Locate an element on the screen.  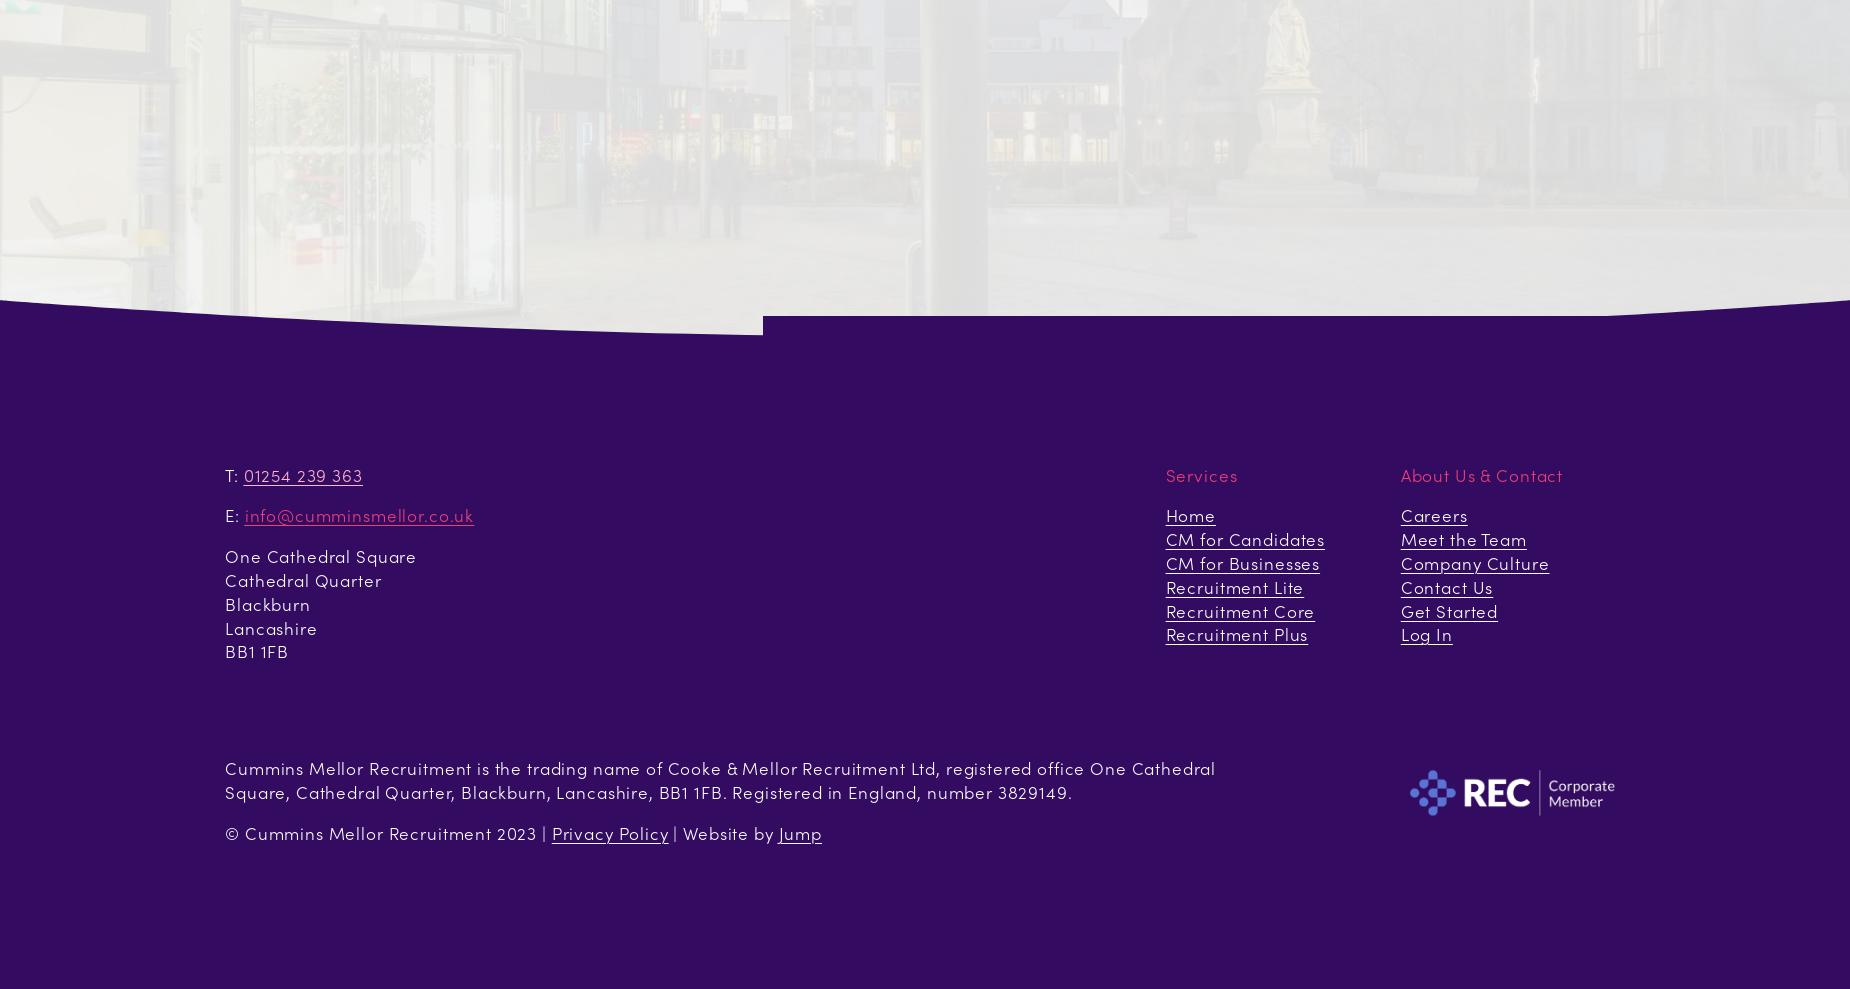
'Cummins Mellor Recruitment is the trading name of Cooke & Mellor Recruitment Ltd, registered office One Cathedral Square, Cathedral Quarter, Blackburn, Lancashire, BB1 1FB. Registered in England, number 3829149.' is located at coordinates (722, 779).